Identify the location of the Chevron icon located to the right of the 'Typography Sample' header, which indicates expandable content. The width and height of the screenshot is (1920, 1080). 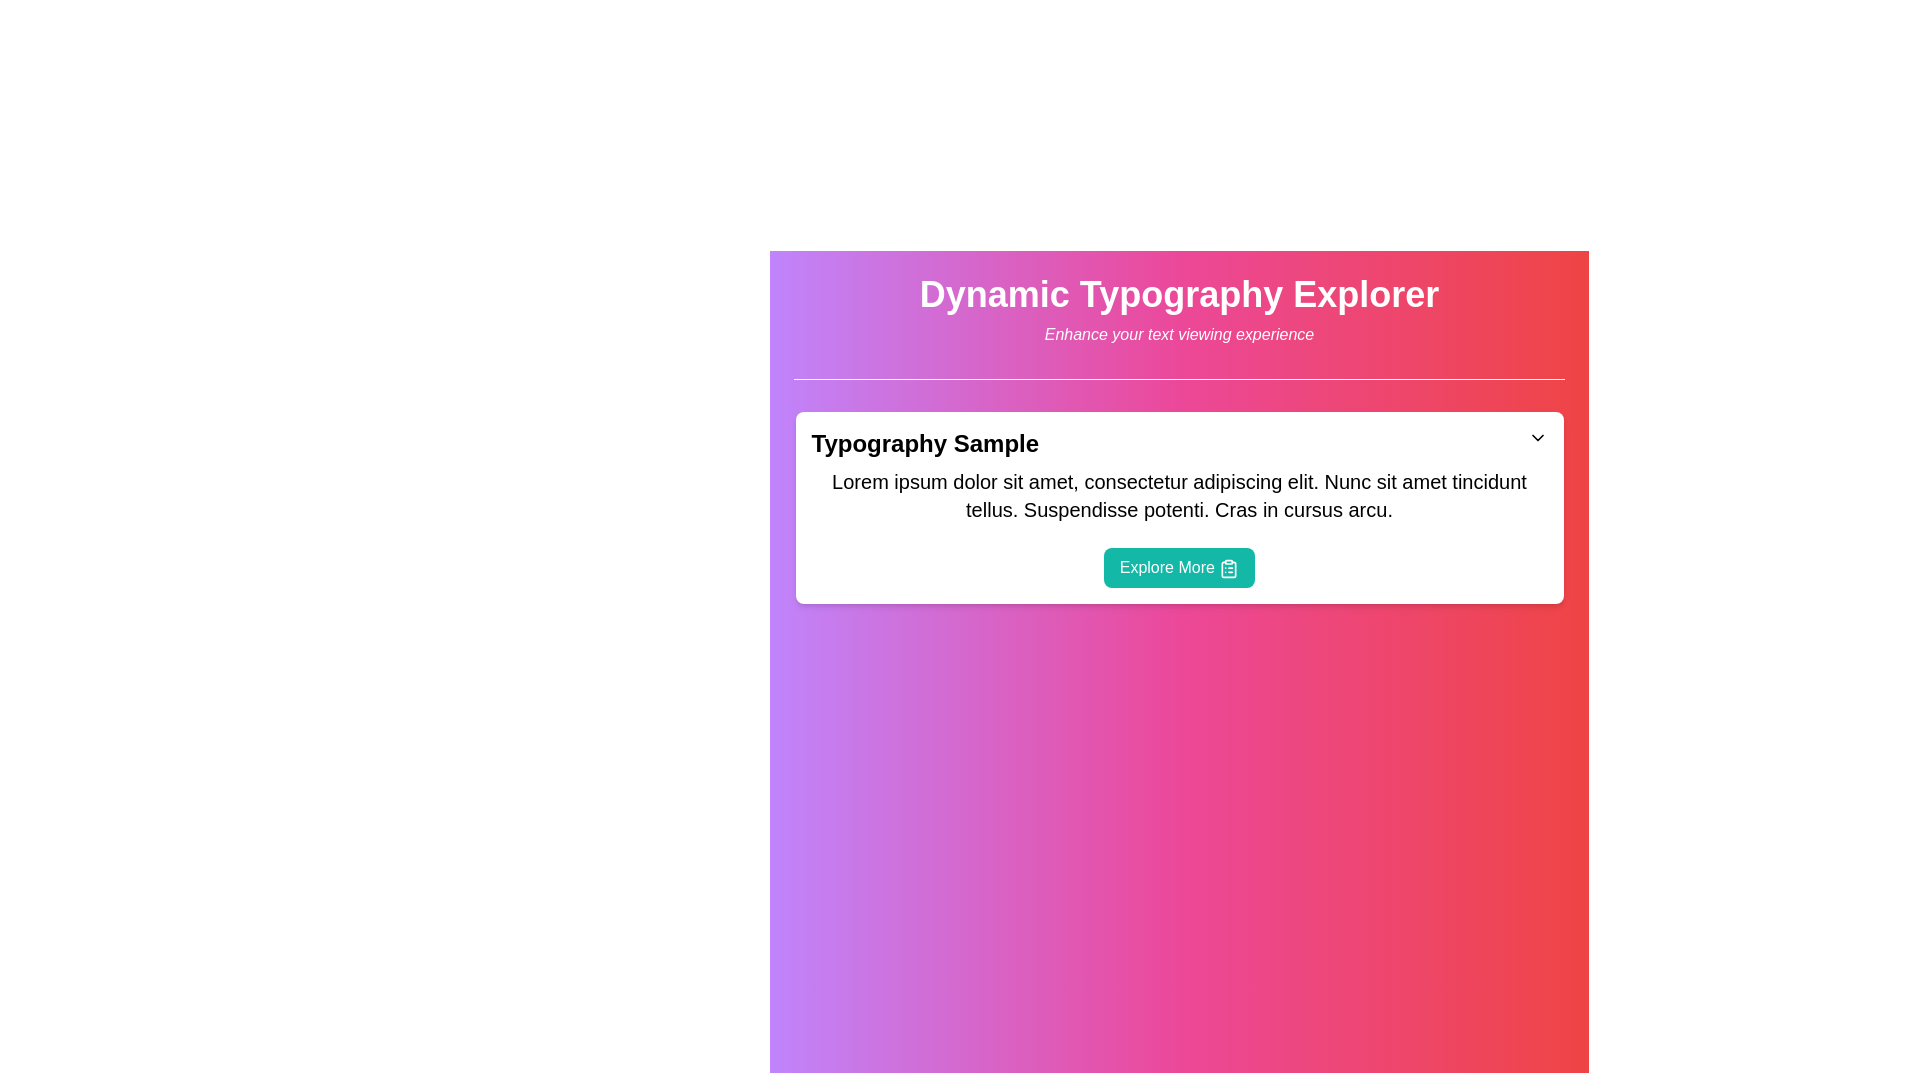
(1536, 437).